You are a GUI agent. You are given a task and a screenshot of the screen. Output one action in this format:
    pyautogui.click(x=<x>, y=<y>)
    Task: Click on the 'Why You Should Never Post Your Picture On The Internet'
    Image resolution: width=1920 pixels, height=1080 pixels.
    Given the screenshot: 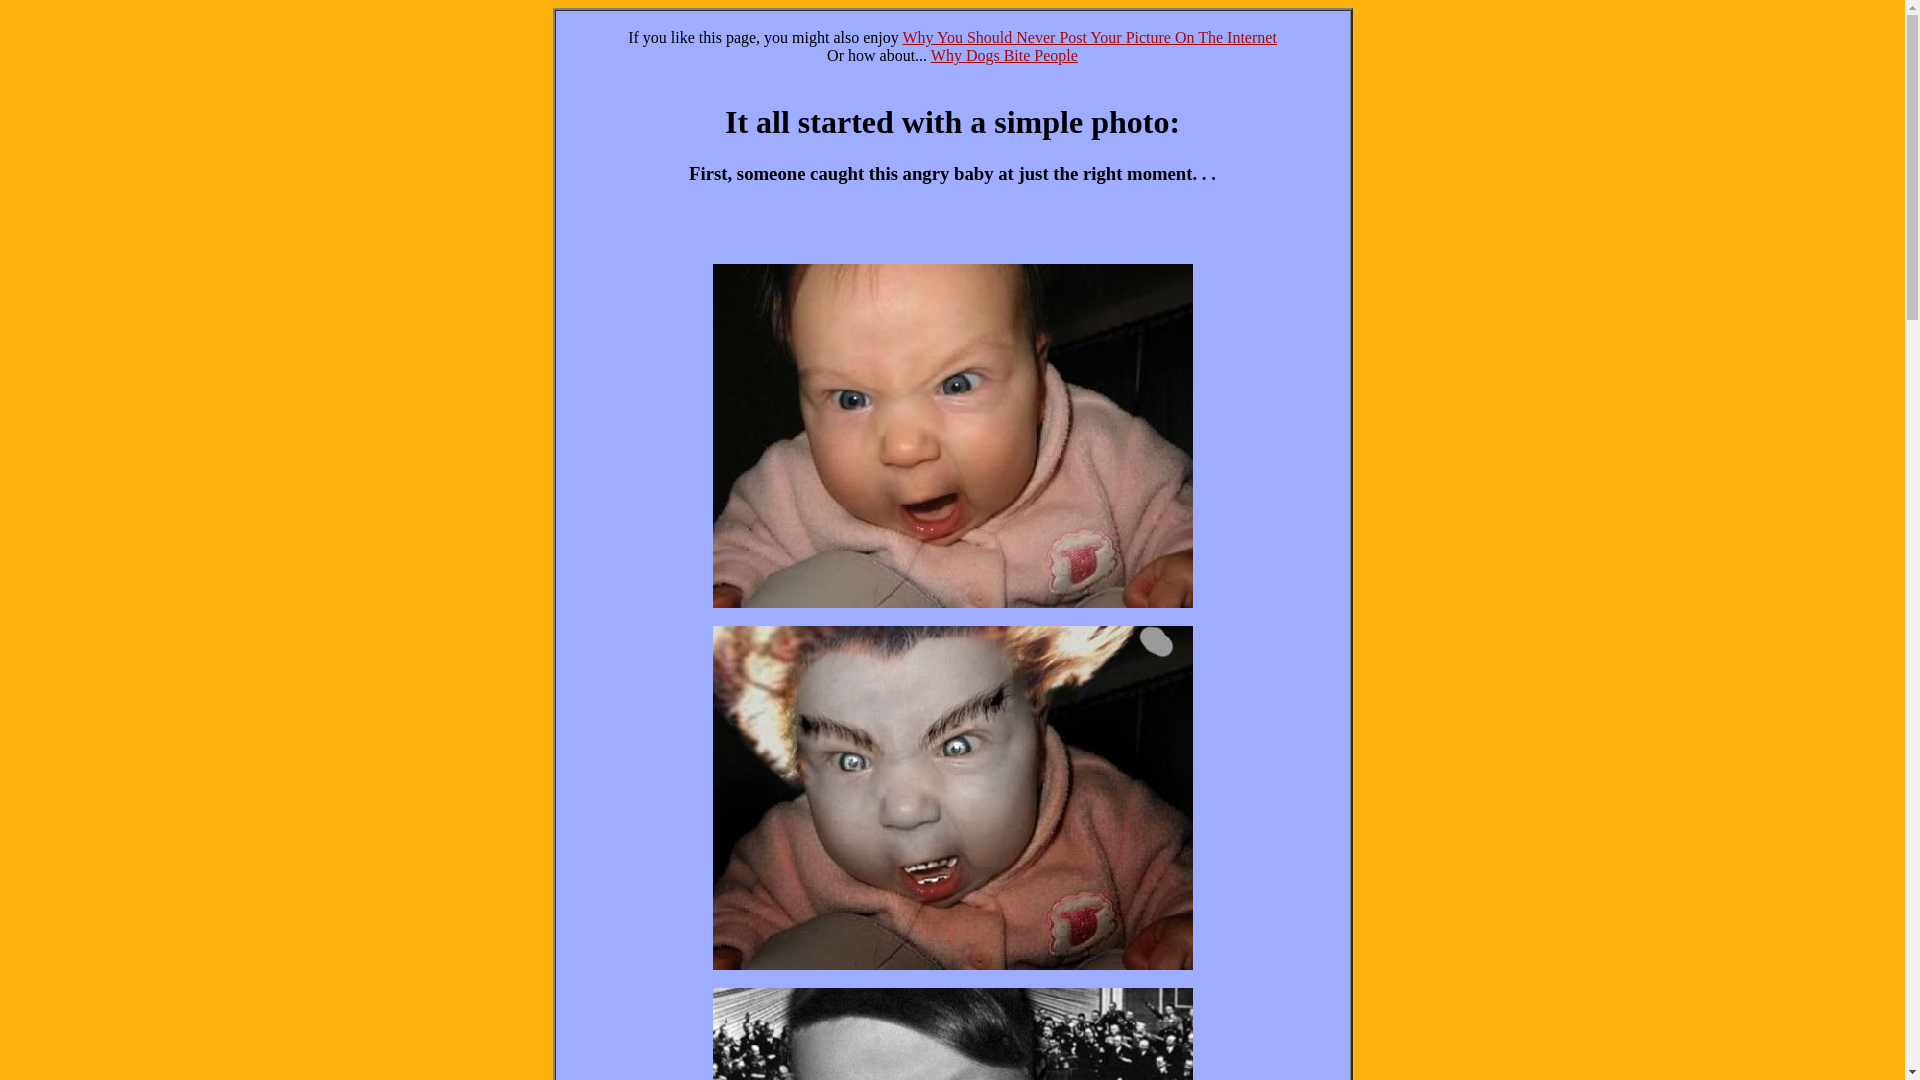 What is the action you would take?
    pyautogui.click(x=1088, y=37)
    